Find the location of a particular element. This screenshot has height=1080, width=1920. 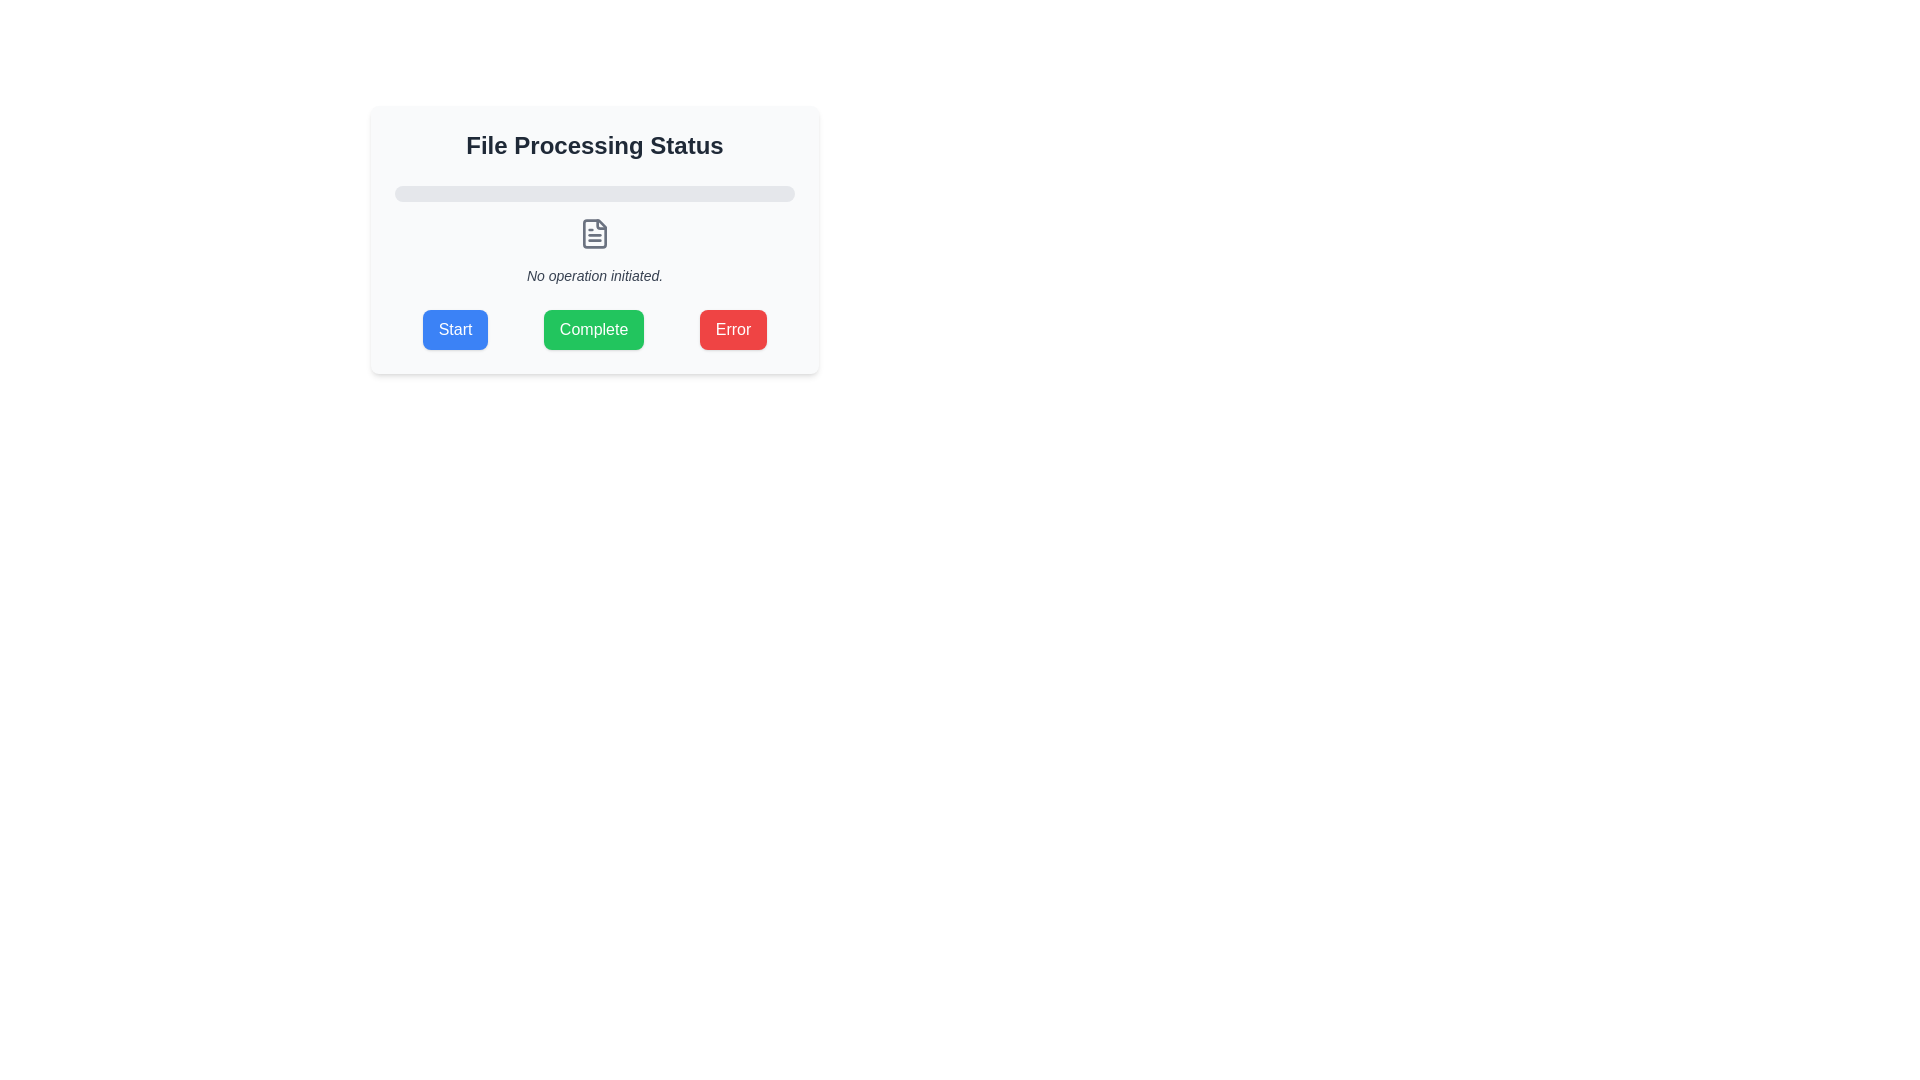

the green 'Complete' button with rounded corners located below the 'File Processing Status' heading is located at coordinates (593, 329).